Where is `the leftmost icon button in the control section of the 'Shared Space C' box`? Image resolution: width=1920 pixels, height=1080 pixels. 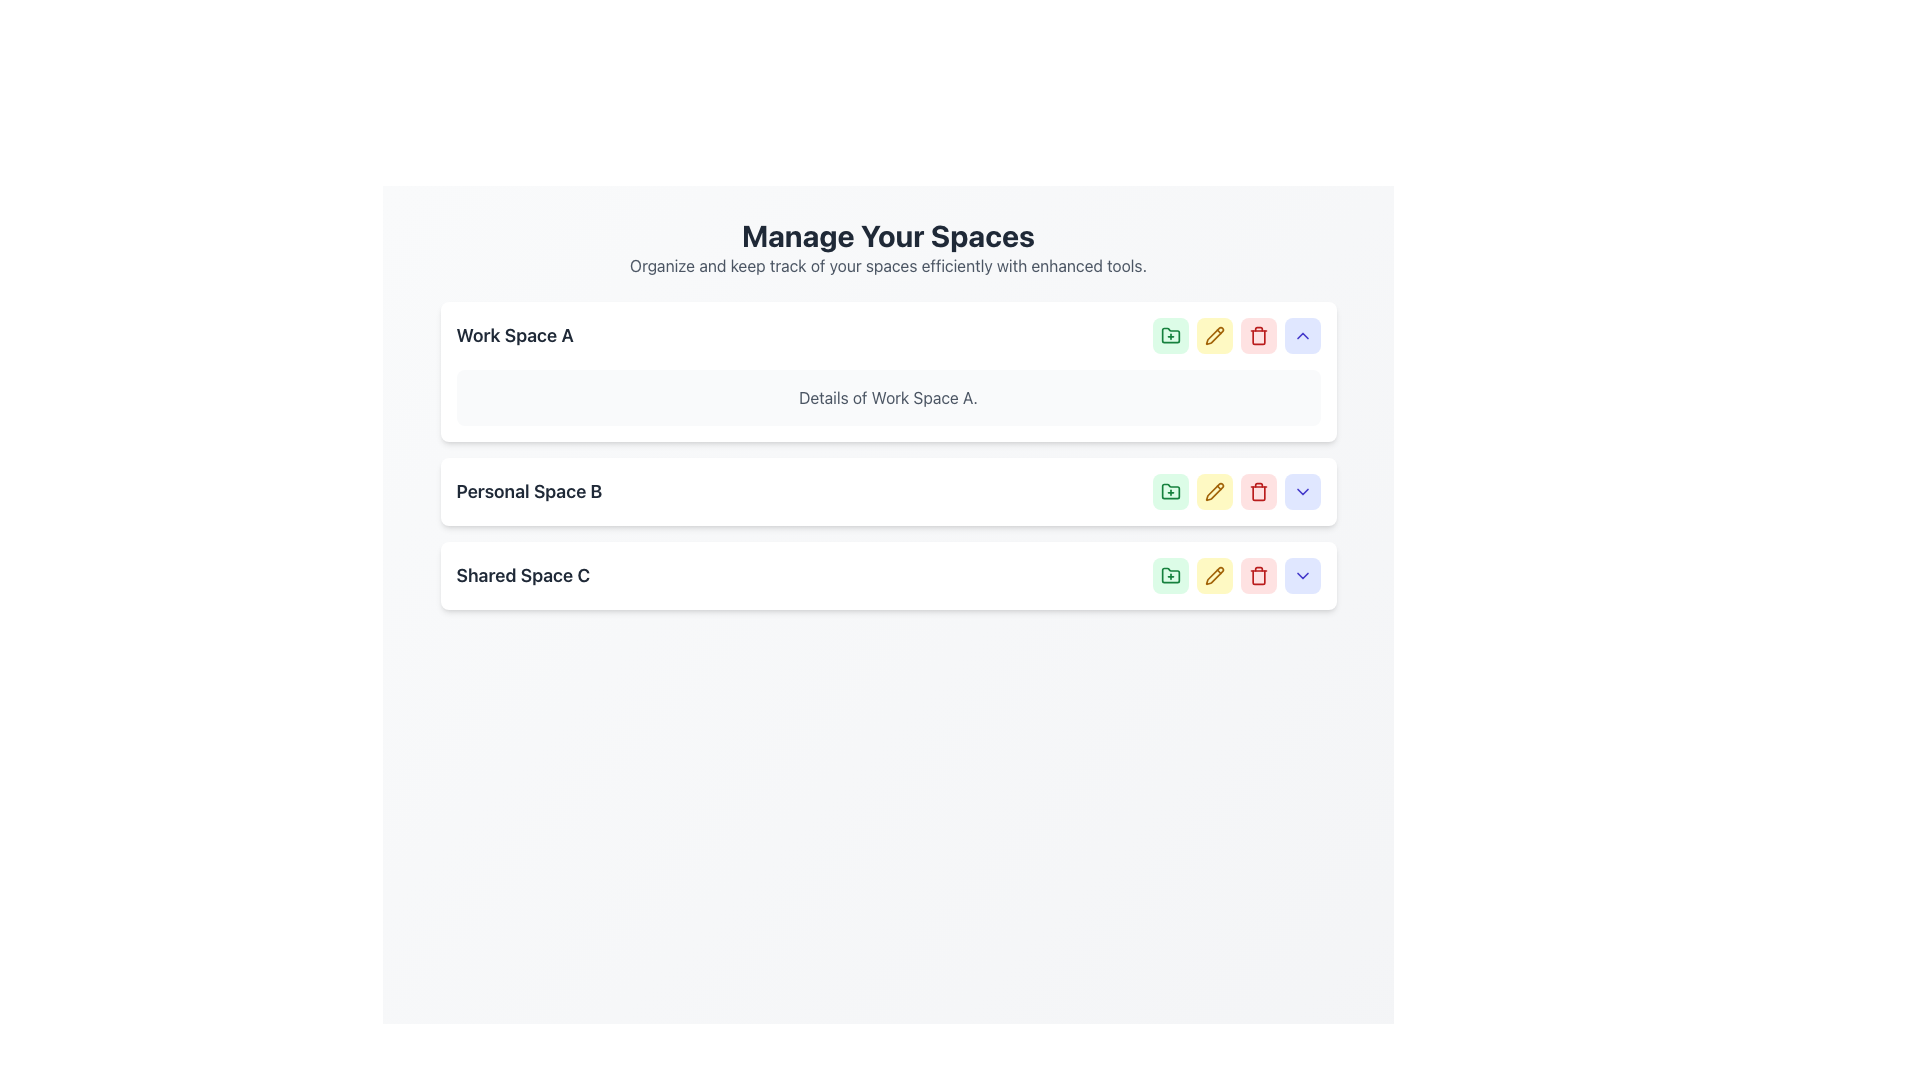 the leftmost icon button in the control section of the 'Shared Space C' box is located at coordinates (1170, 575).